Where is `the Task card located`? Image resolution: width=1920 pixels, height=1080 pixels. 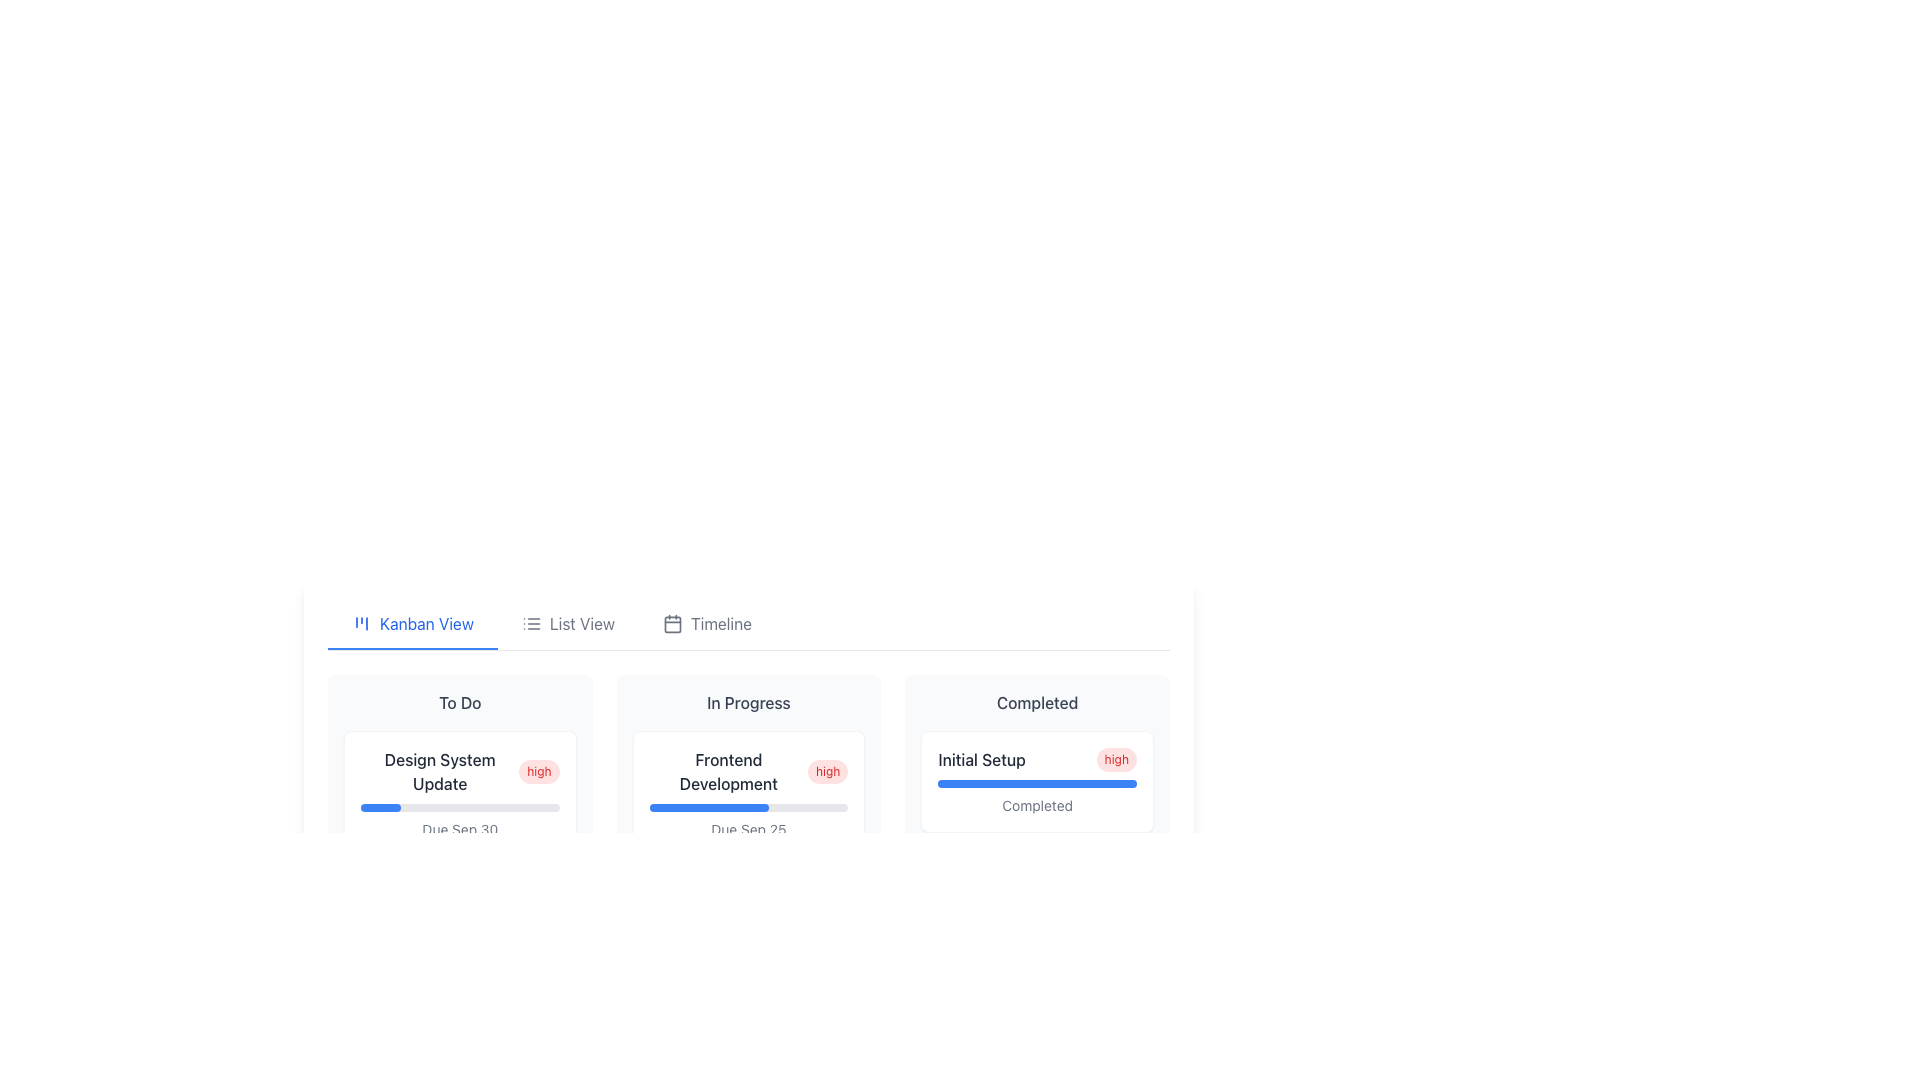
the Task card located is located at coordinates (747, 797).